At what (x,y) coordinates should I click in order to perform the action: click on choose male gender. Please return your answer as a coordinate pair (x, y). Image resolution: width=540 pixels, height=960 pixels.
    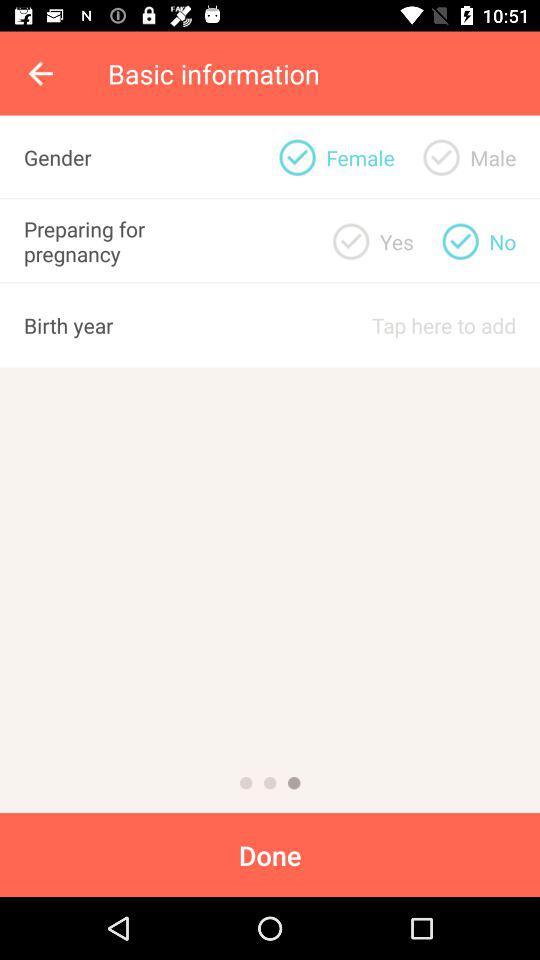
    Looking at the image, I should click on (441, 156).